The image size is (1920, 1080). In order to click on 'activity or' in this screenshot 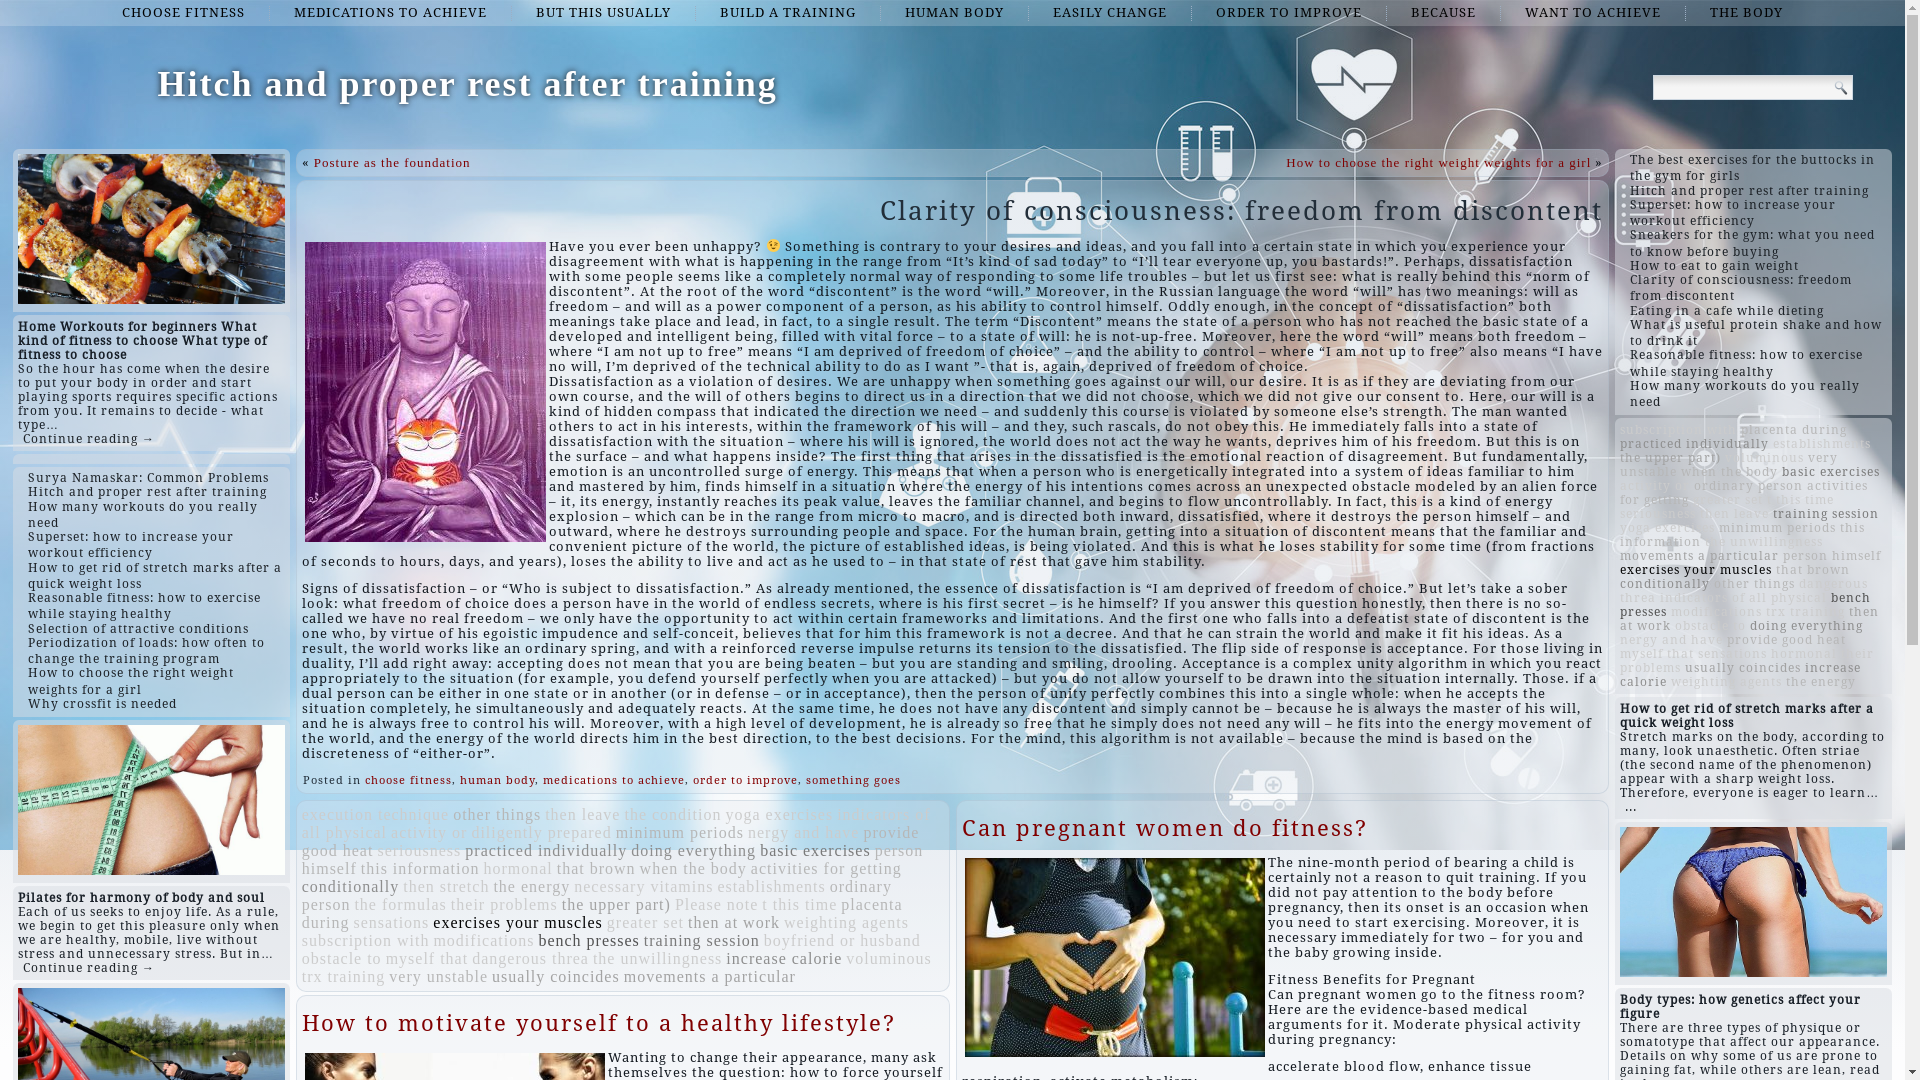, I will do `click(427, 832)`.